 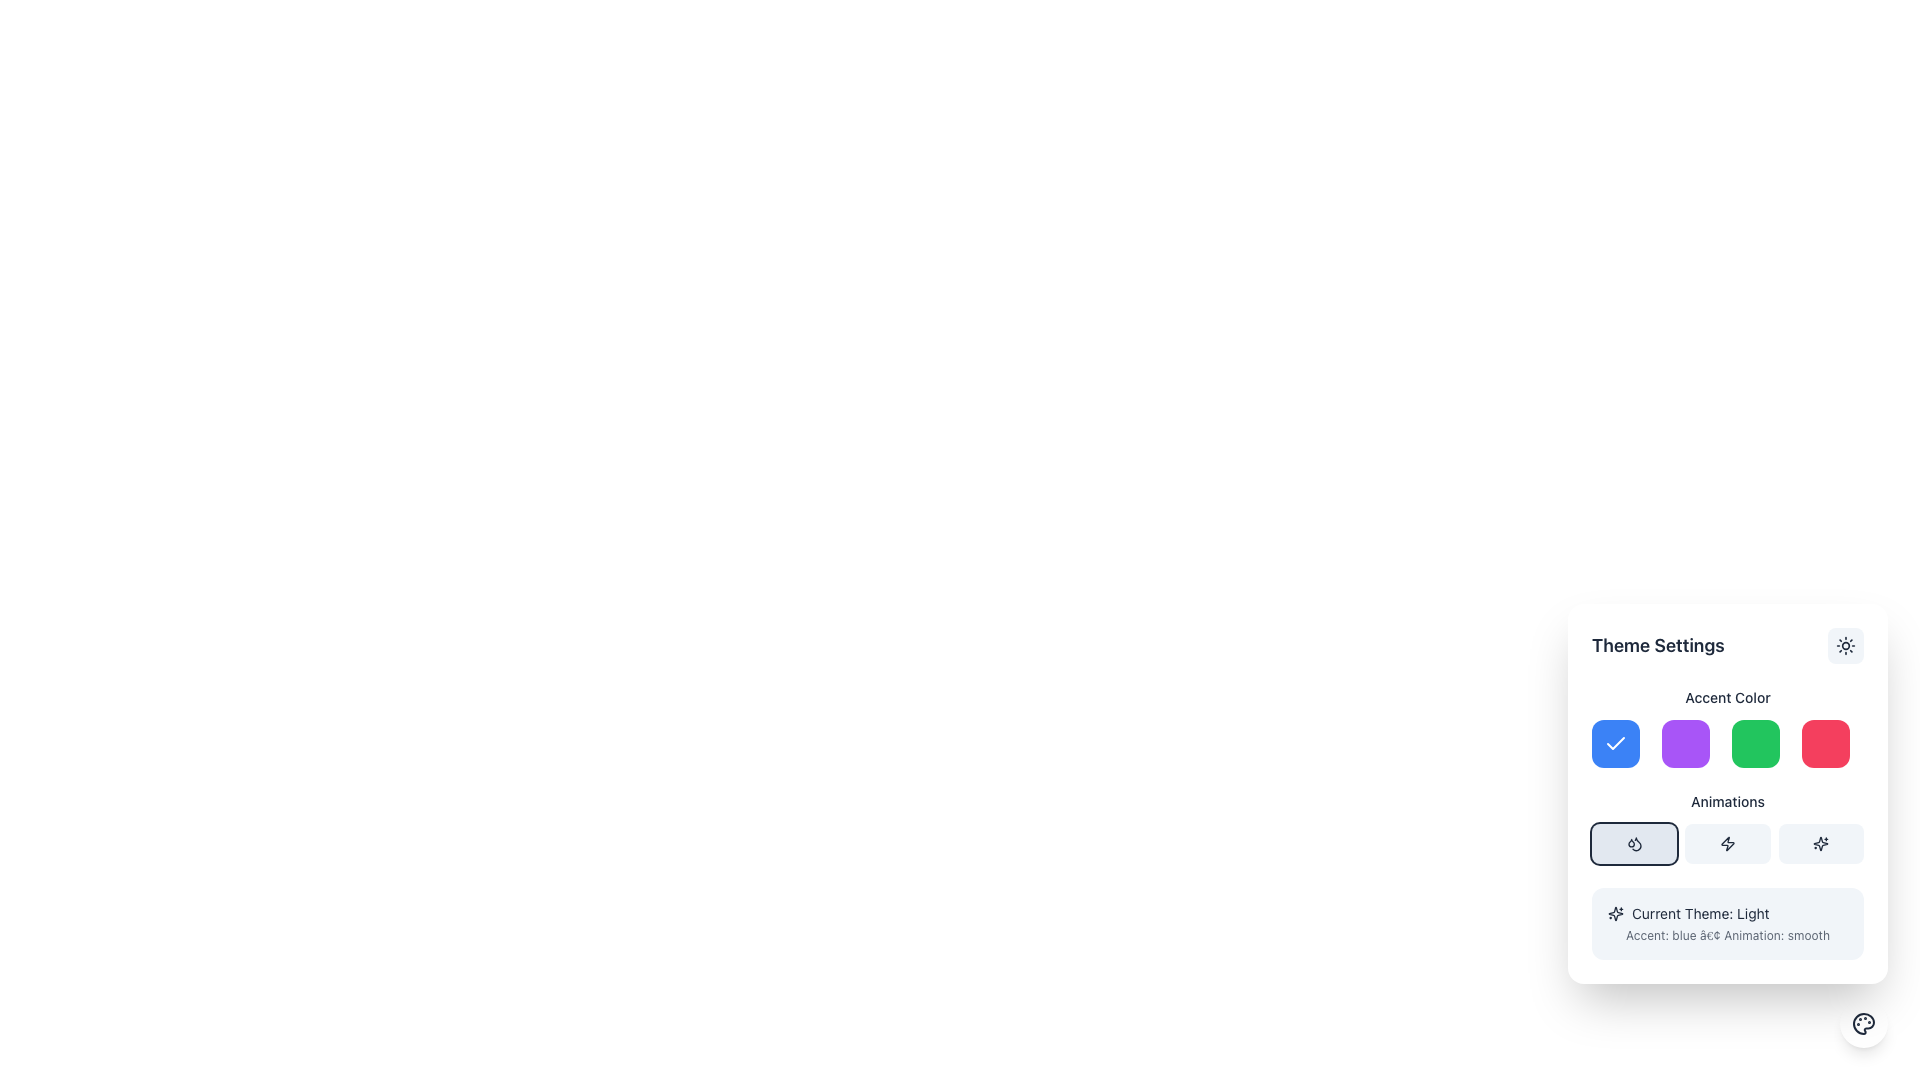 What do you see at coordinates (1845, 645) in the screenshot?
I see `the circular button with a sun icon in the 'Theme Settings' panel for keyboard navigation` at bounding box center [1845, 645].